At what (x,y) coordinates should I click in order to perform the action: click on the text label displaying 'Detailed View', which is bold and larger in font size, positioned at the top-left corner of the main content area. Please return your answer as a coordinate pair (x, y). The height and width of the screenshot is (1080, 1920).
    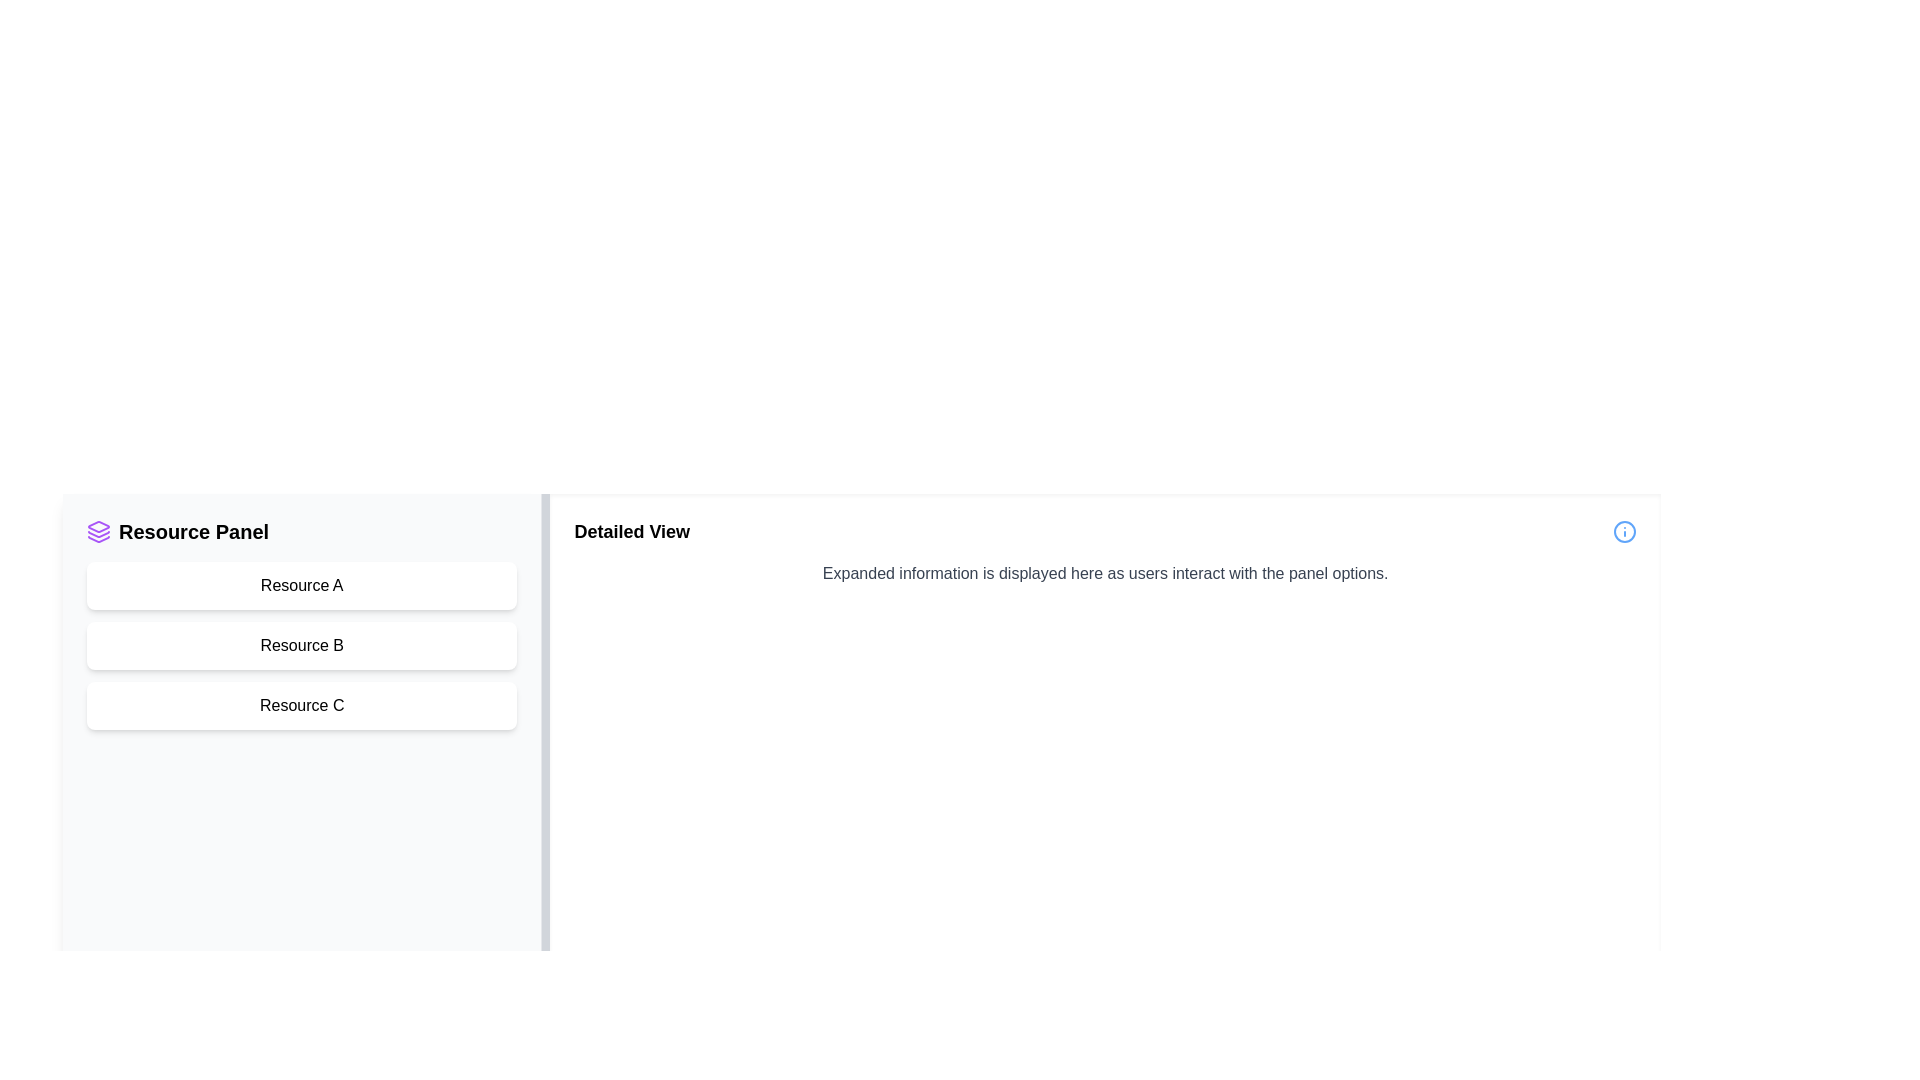
    Looking at the image, I should click on (631, 531).